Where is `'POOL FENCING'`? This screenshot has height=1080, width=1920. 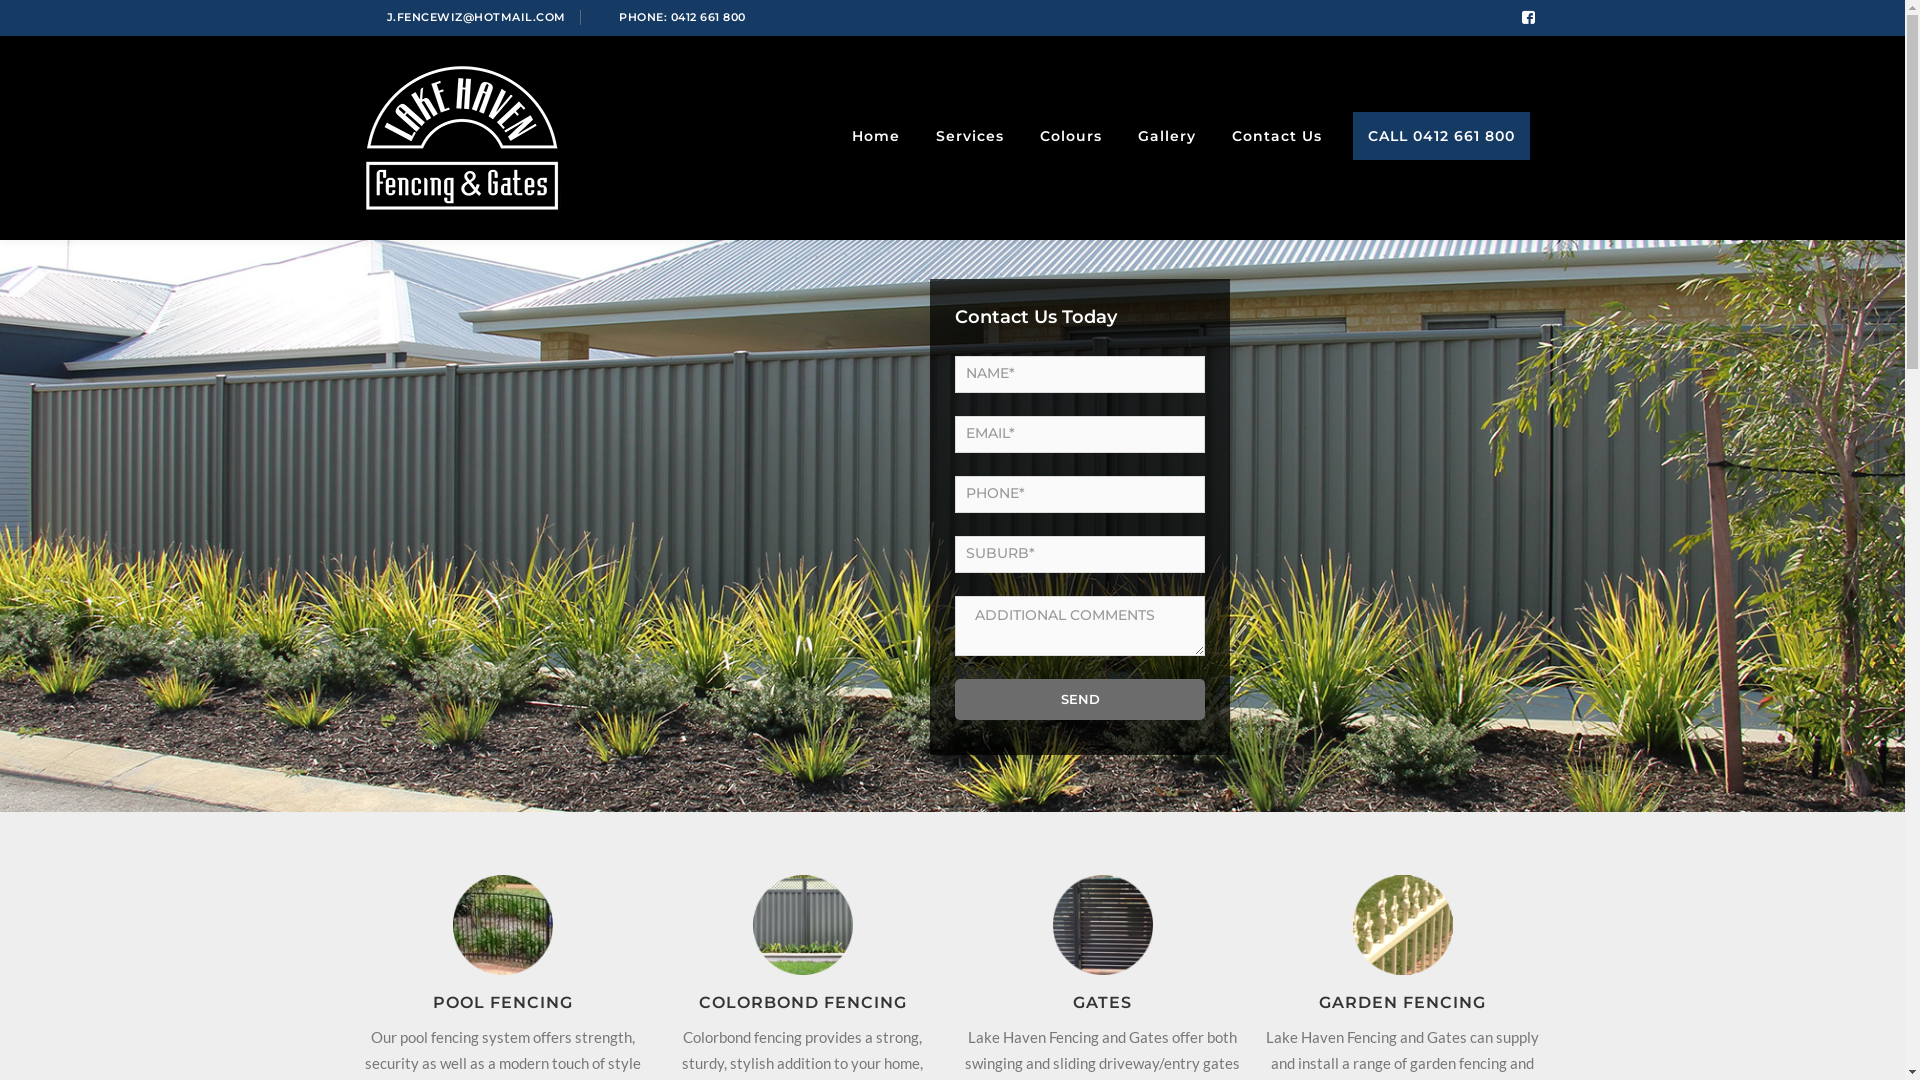
'POOL FENCING' is located at coordinates (431, 1002).